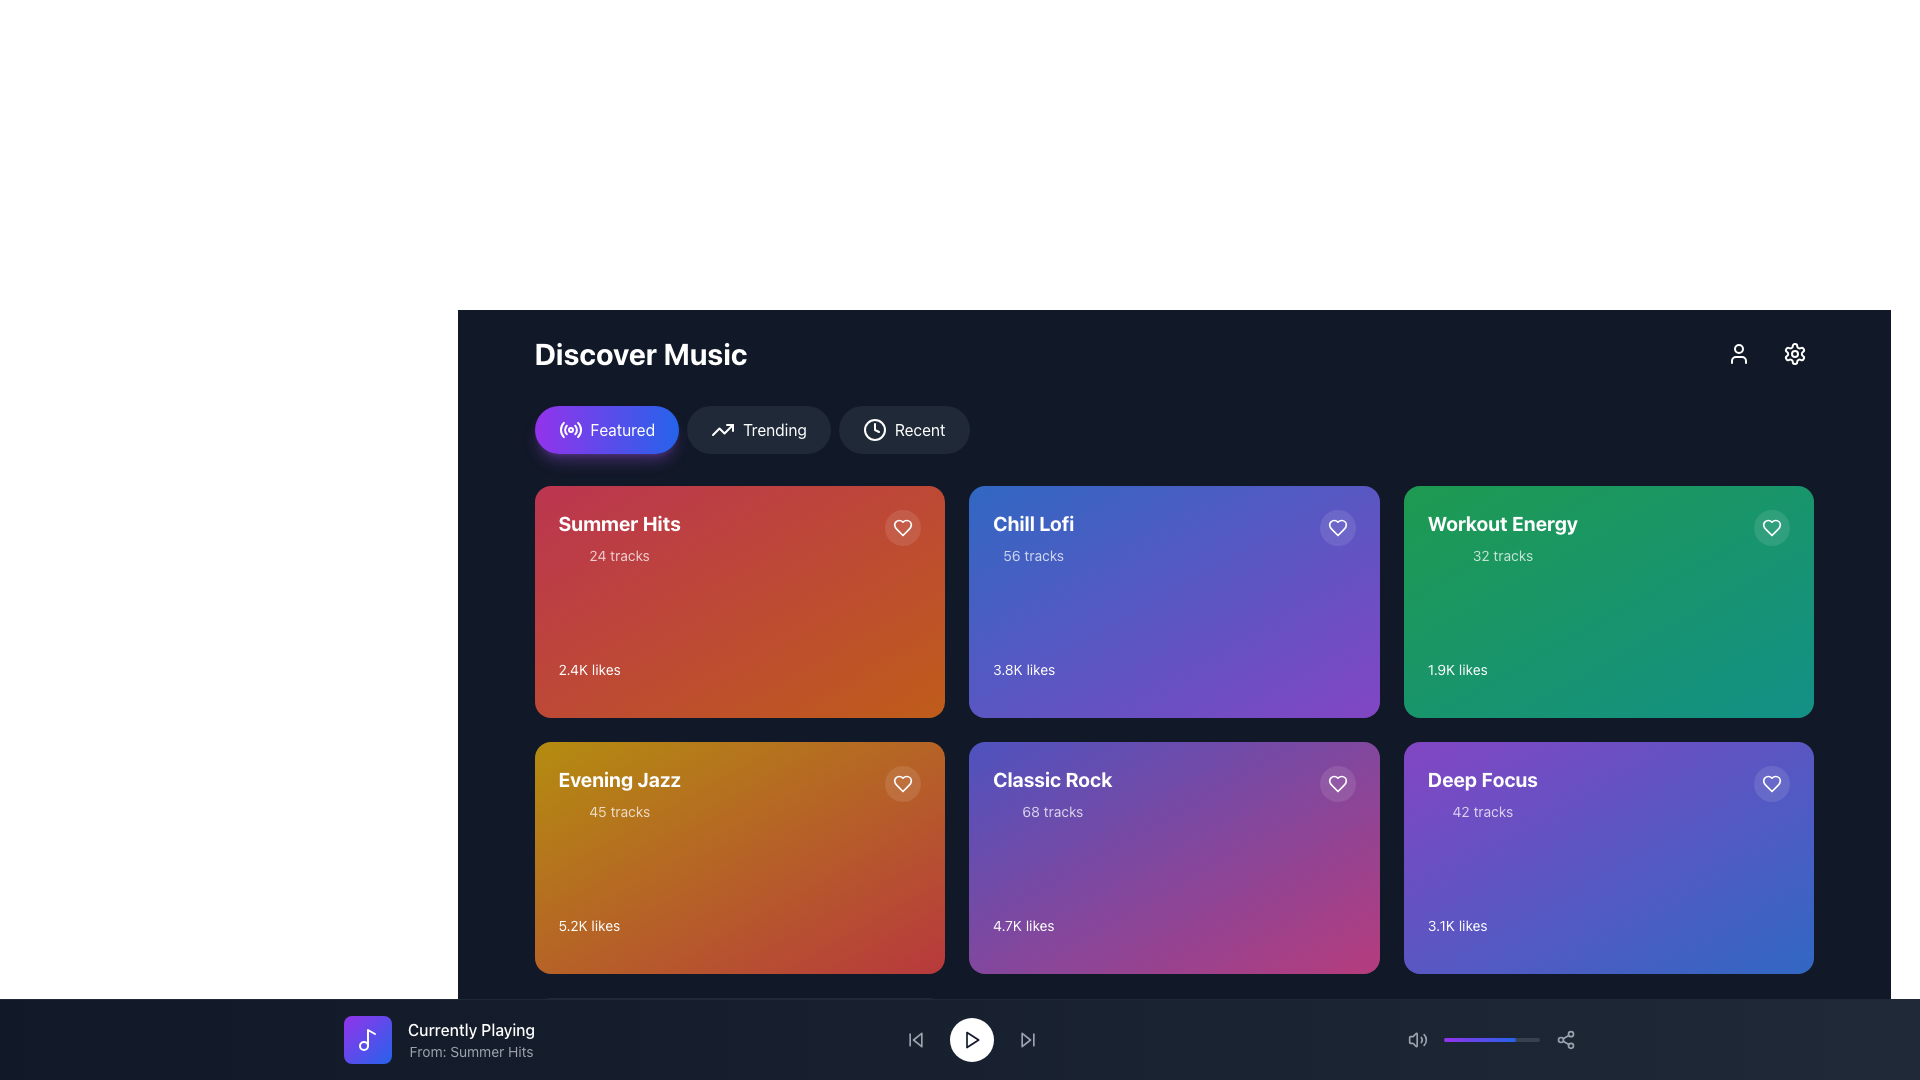 This screenshot has width=1920, height=1080. I want to click on the play button with a triangular symbol on the circular background located at the bottom-right corner of the 'Chill Lofi' purple card in the grid layout to play the related playlist, so click(1331, 701).